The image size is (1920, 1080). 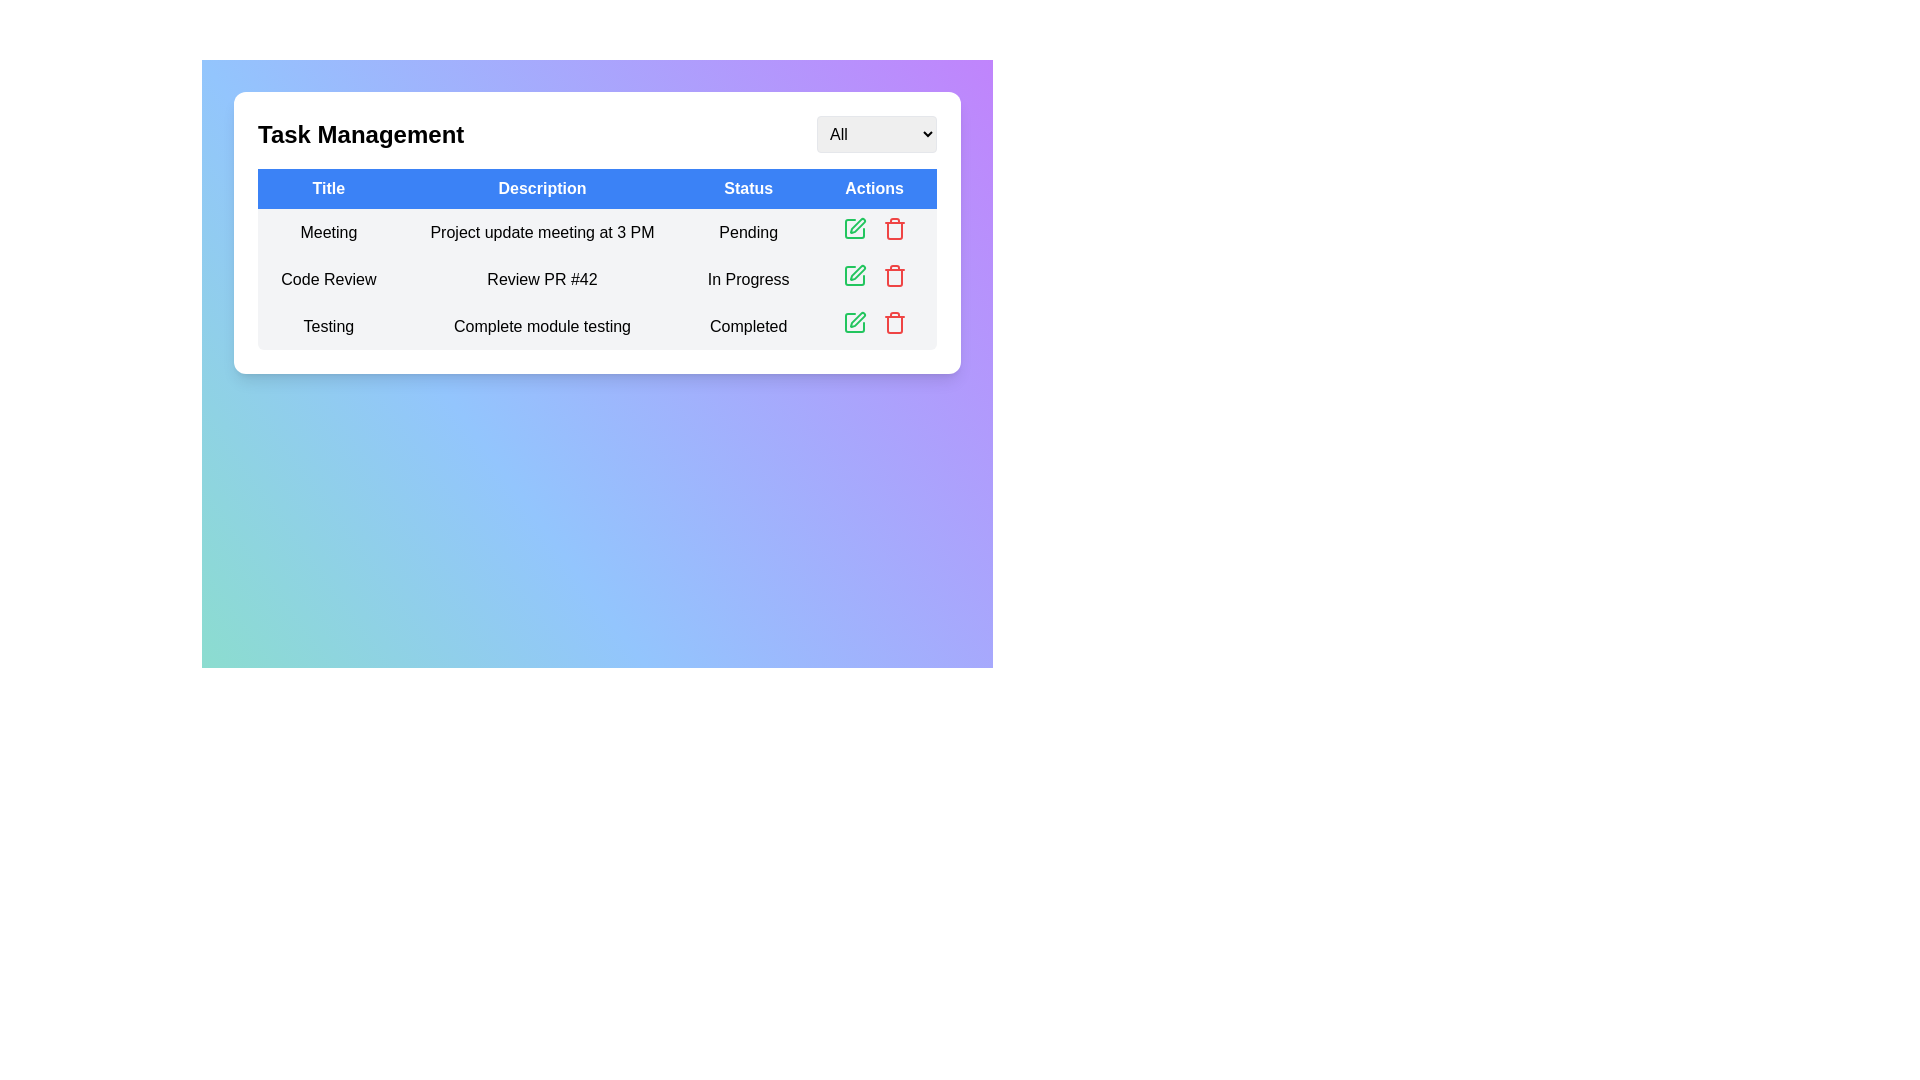 What do you see at coordinates (857, 319) in the screenshot?
I see `the green pen icon in the 'Actions' column of the table to initiate the edit function` at bounding box center [857, 319].